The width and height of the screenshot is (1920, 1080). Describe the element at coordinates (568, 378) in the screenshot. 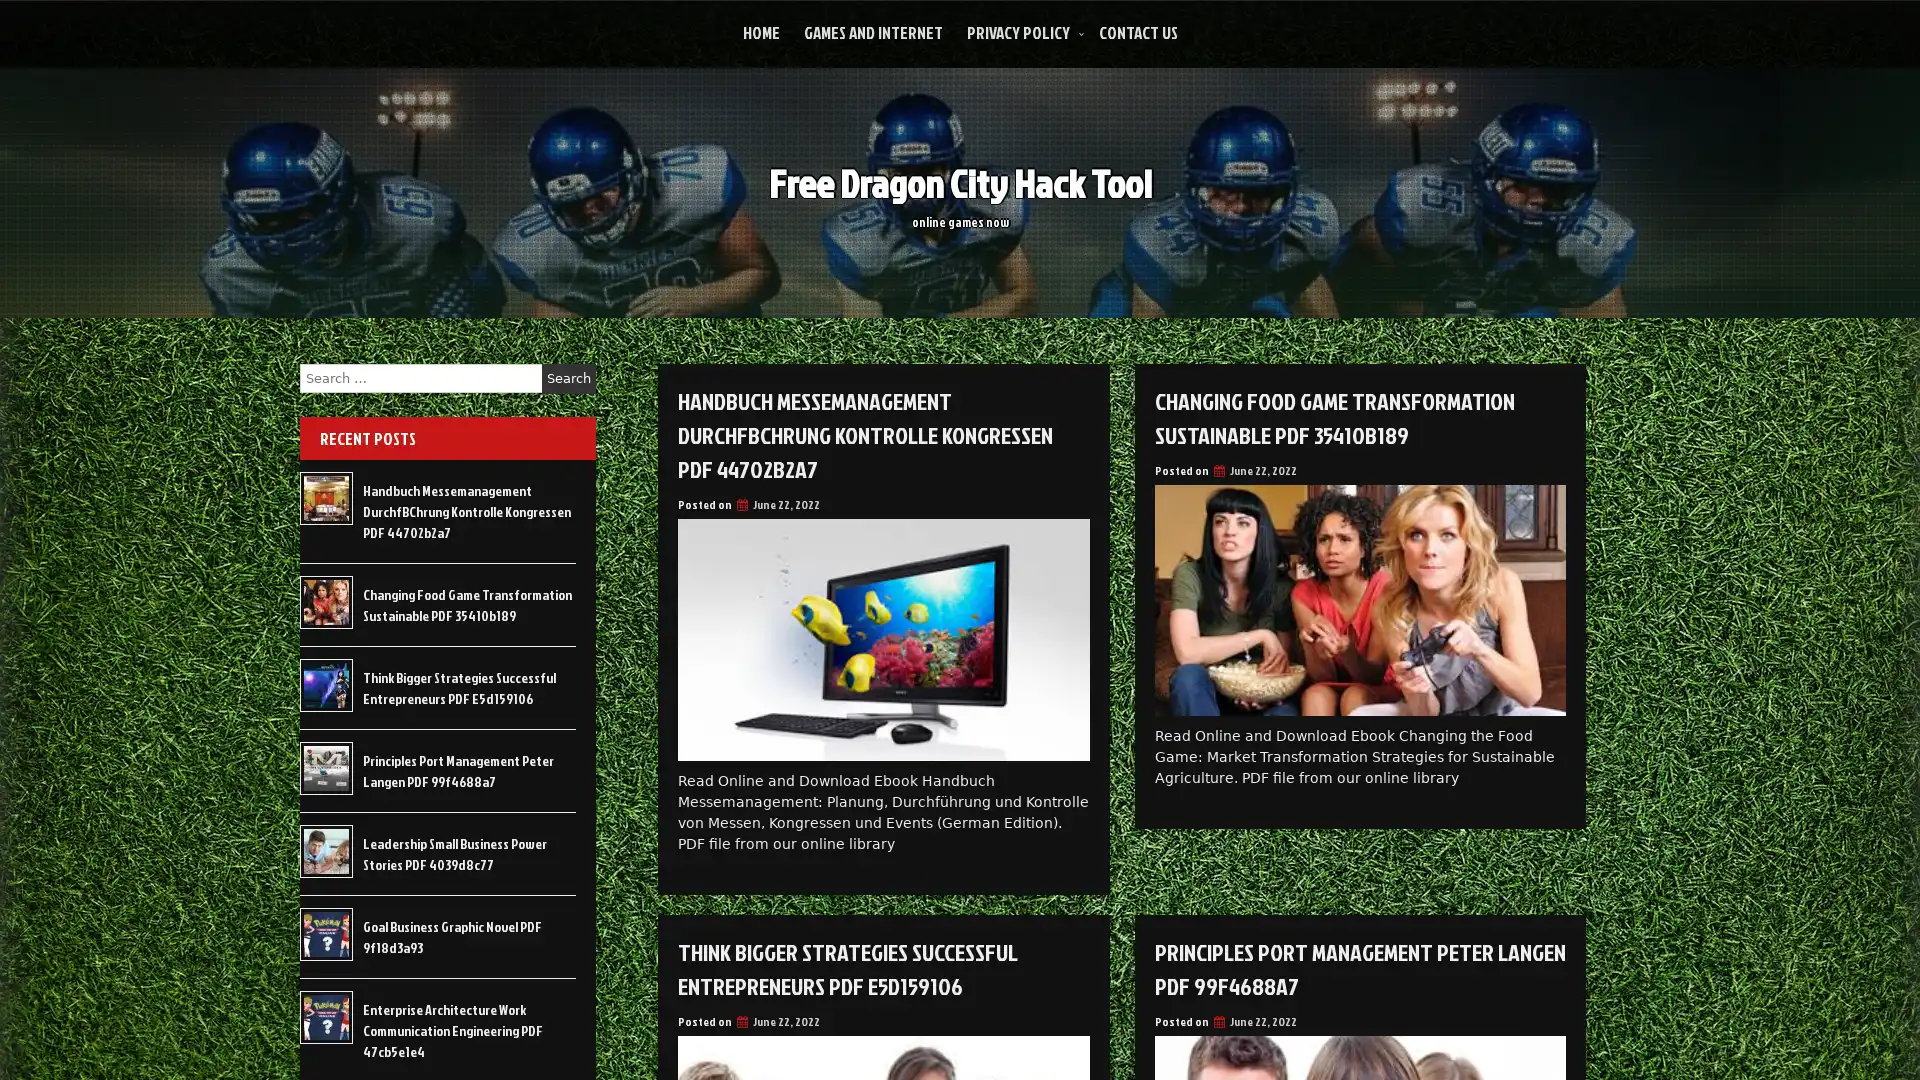

I see `Search` at that location.